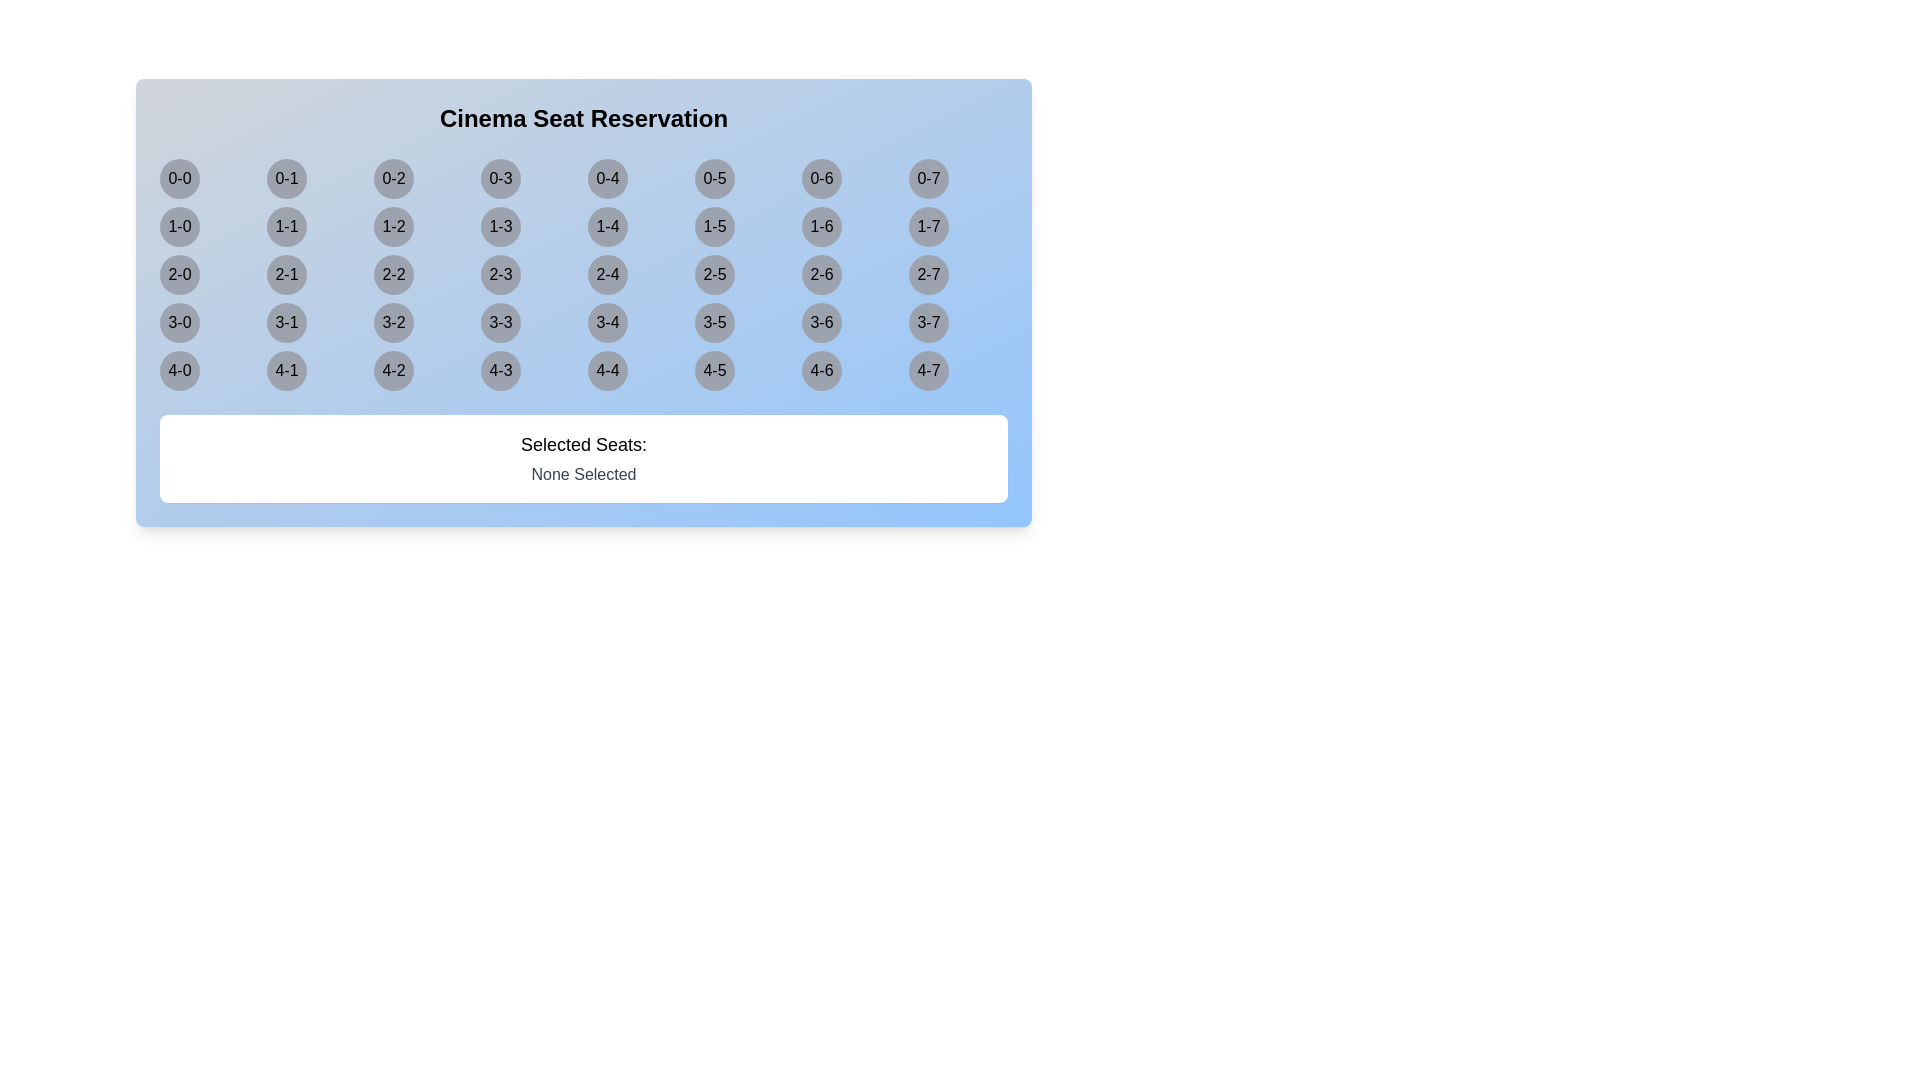  What do you see at coordinates (286, 322) in the screenshot?
I see `the circular button labeled '3-1' located in the second column of the fourth row in the grid layout for selecting or deselecting the seat` at bounding box center [286, 322].